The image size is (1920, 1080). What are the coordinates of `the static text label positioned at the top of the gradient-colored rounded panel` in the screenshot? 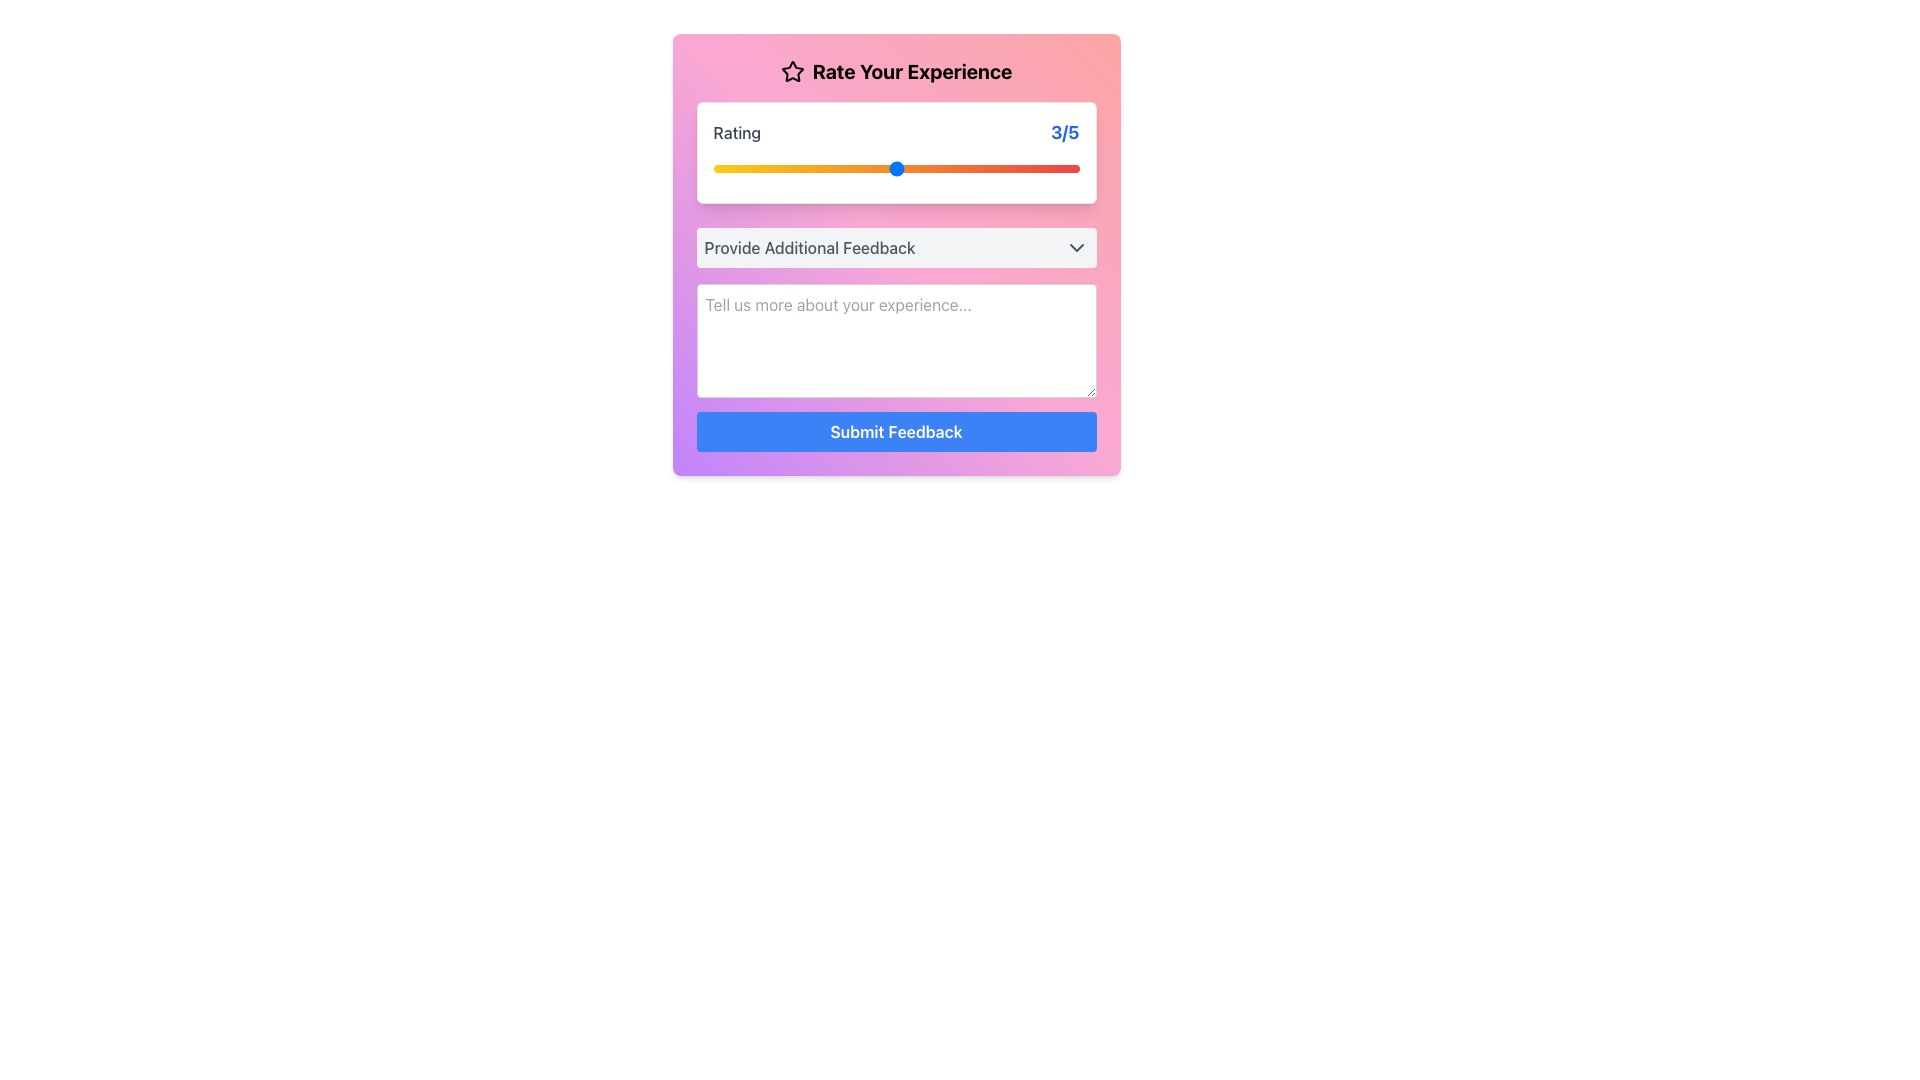 It's located at (895, 79).